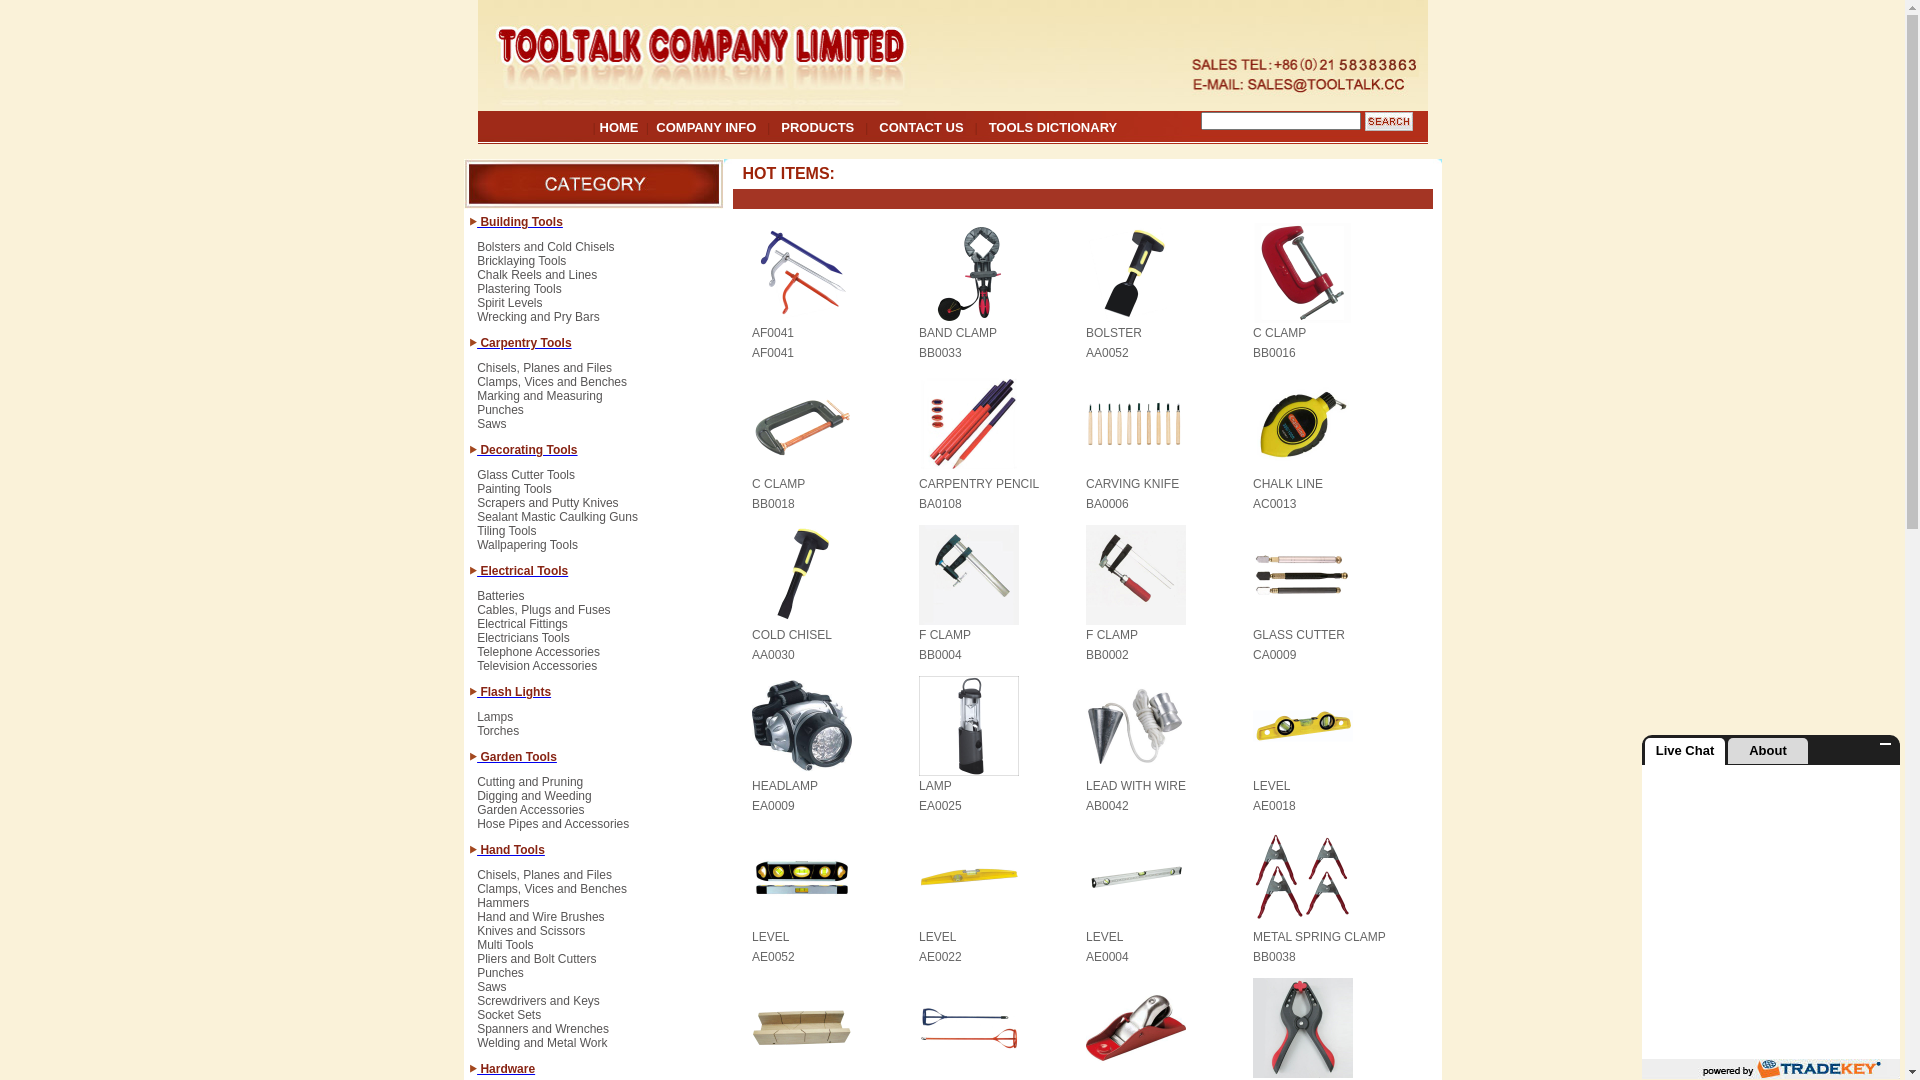  Describe the element at coordinates (545, 253) in the screenshot. I see `'Bolsters and Cold Chisels'` at that location.